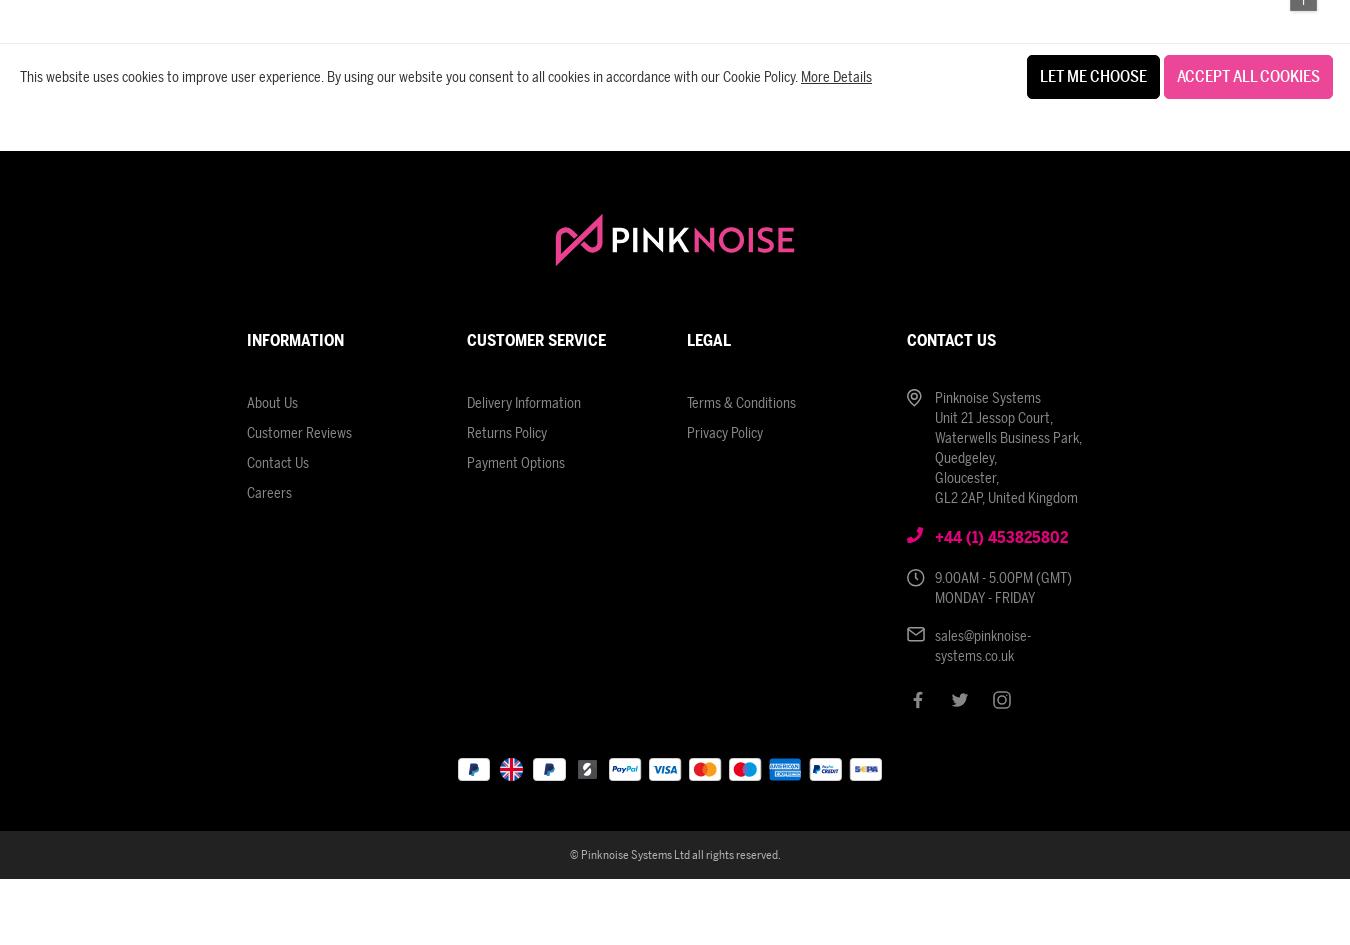 This screenshot has width=1350, height=945. I want to click on 'Legal', so click(708, 339).